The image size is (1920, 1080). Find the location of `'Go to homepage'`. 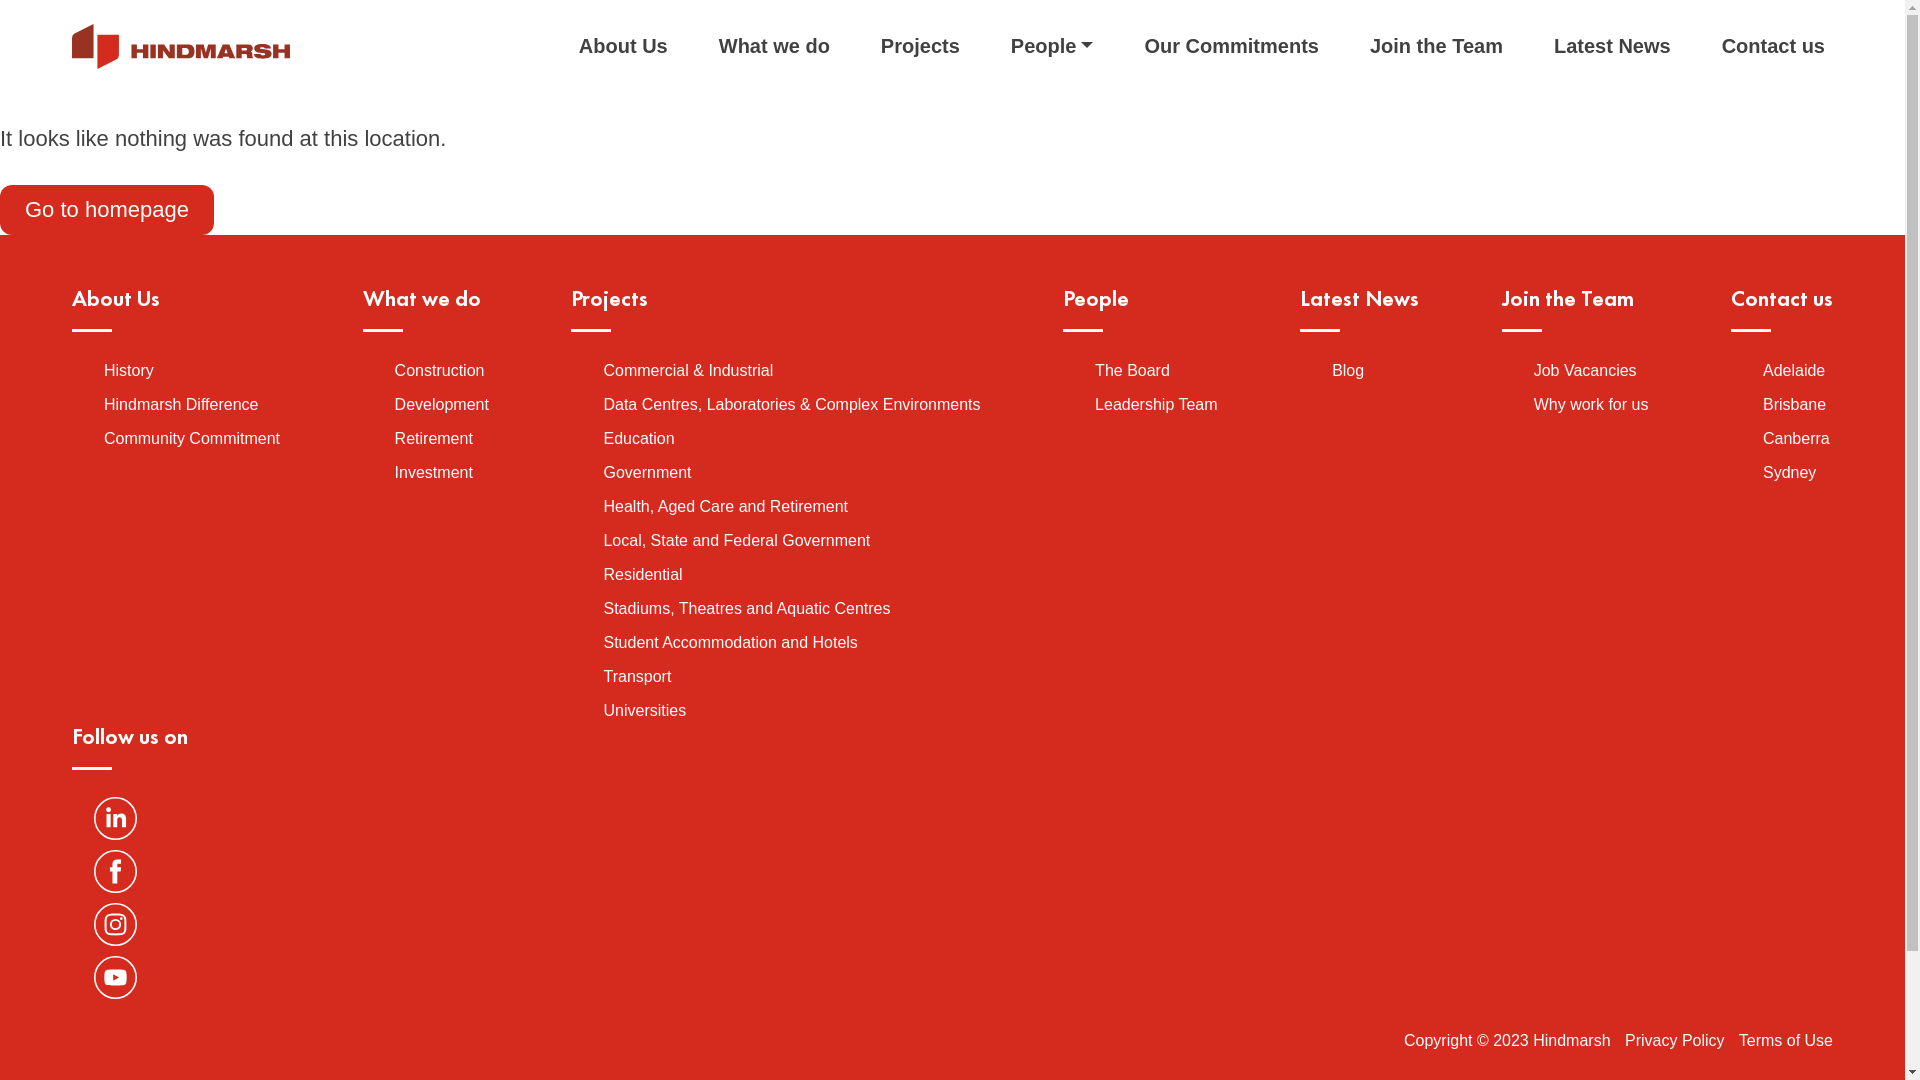

'Go to homepage' is located at coordinates (105, 209).